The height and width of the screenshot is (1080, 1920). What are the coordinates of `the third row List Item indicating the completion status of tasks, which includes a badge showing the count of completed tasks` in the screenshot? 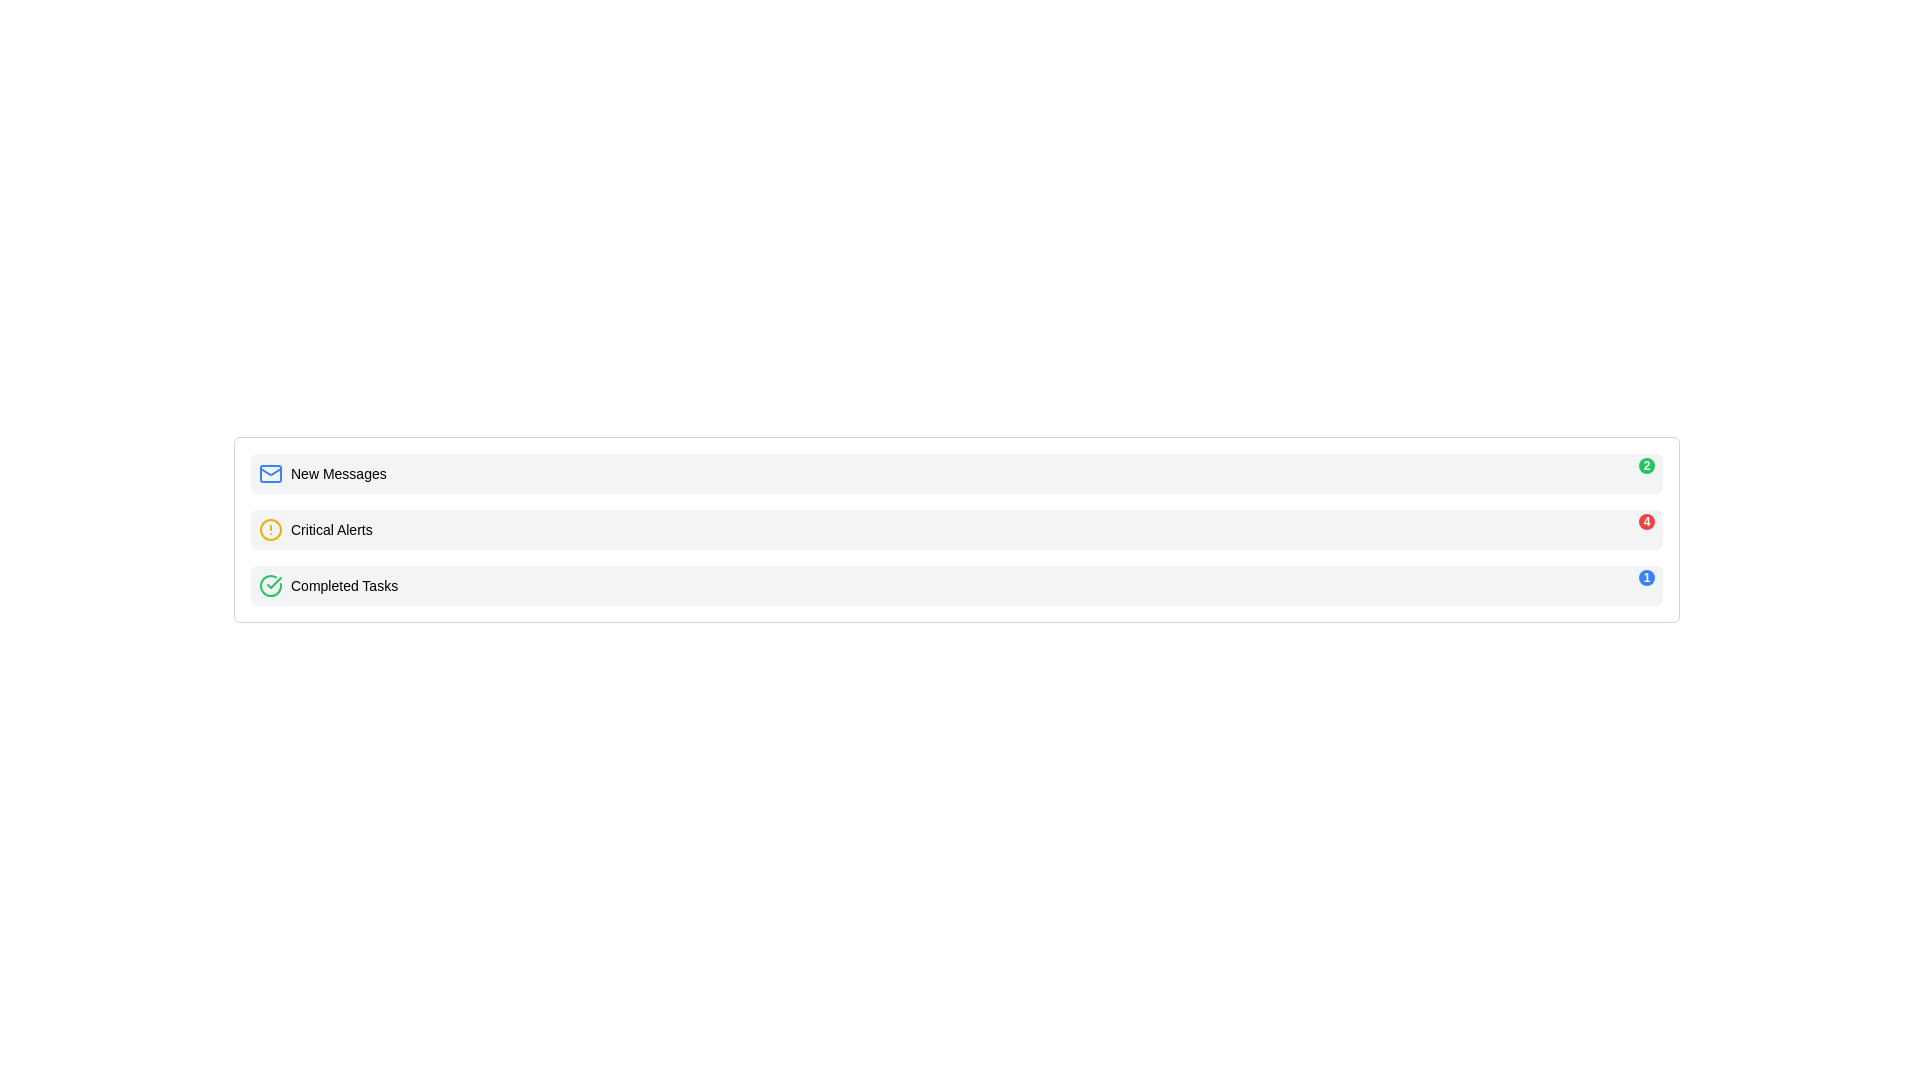 It's located at (955, 585).